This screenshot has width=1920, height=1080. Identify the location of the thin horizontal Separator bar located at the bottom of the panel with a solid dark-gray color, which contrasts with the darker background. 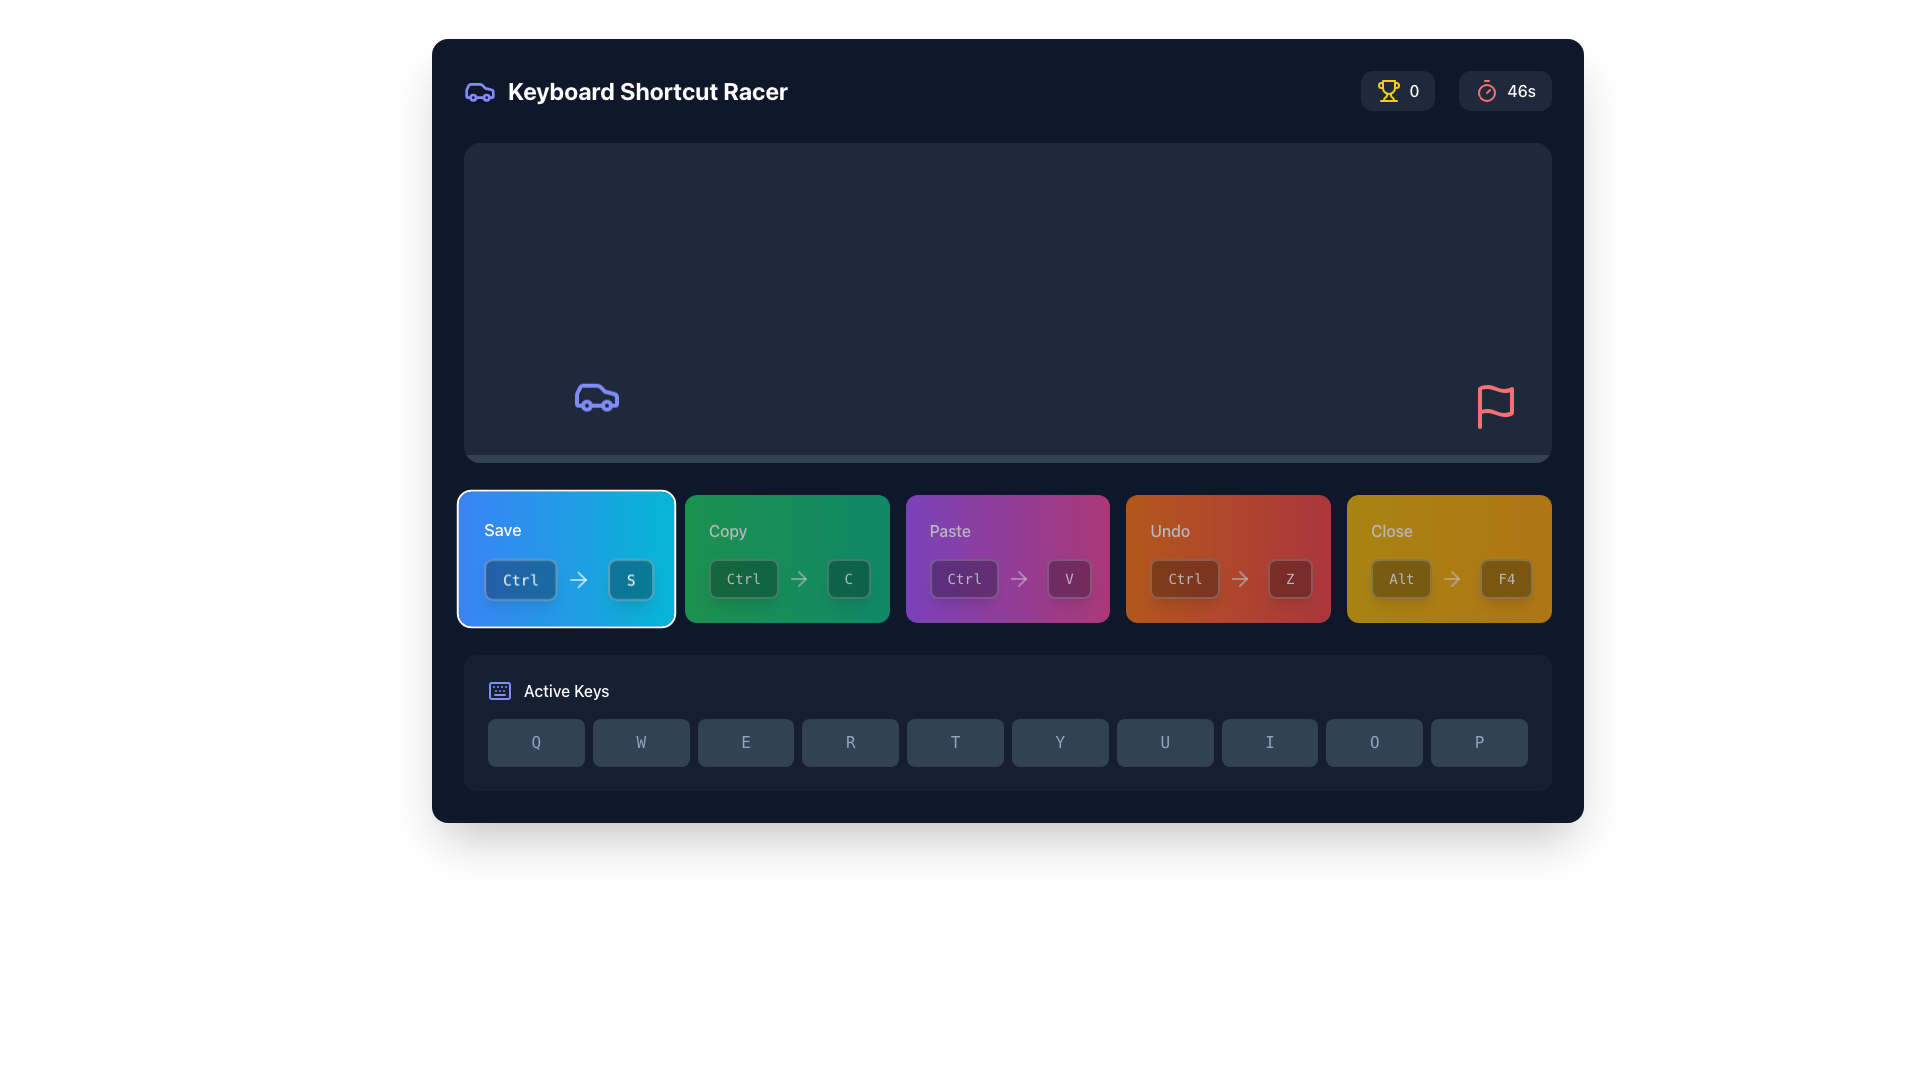
(1008, 459).